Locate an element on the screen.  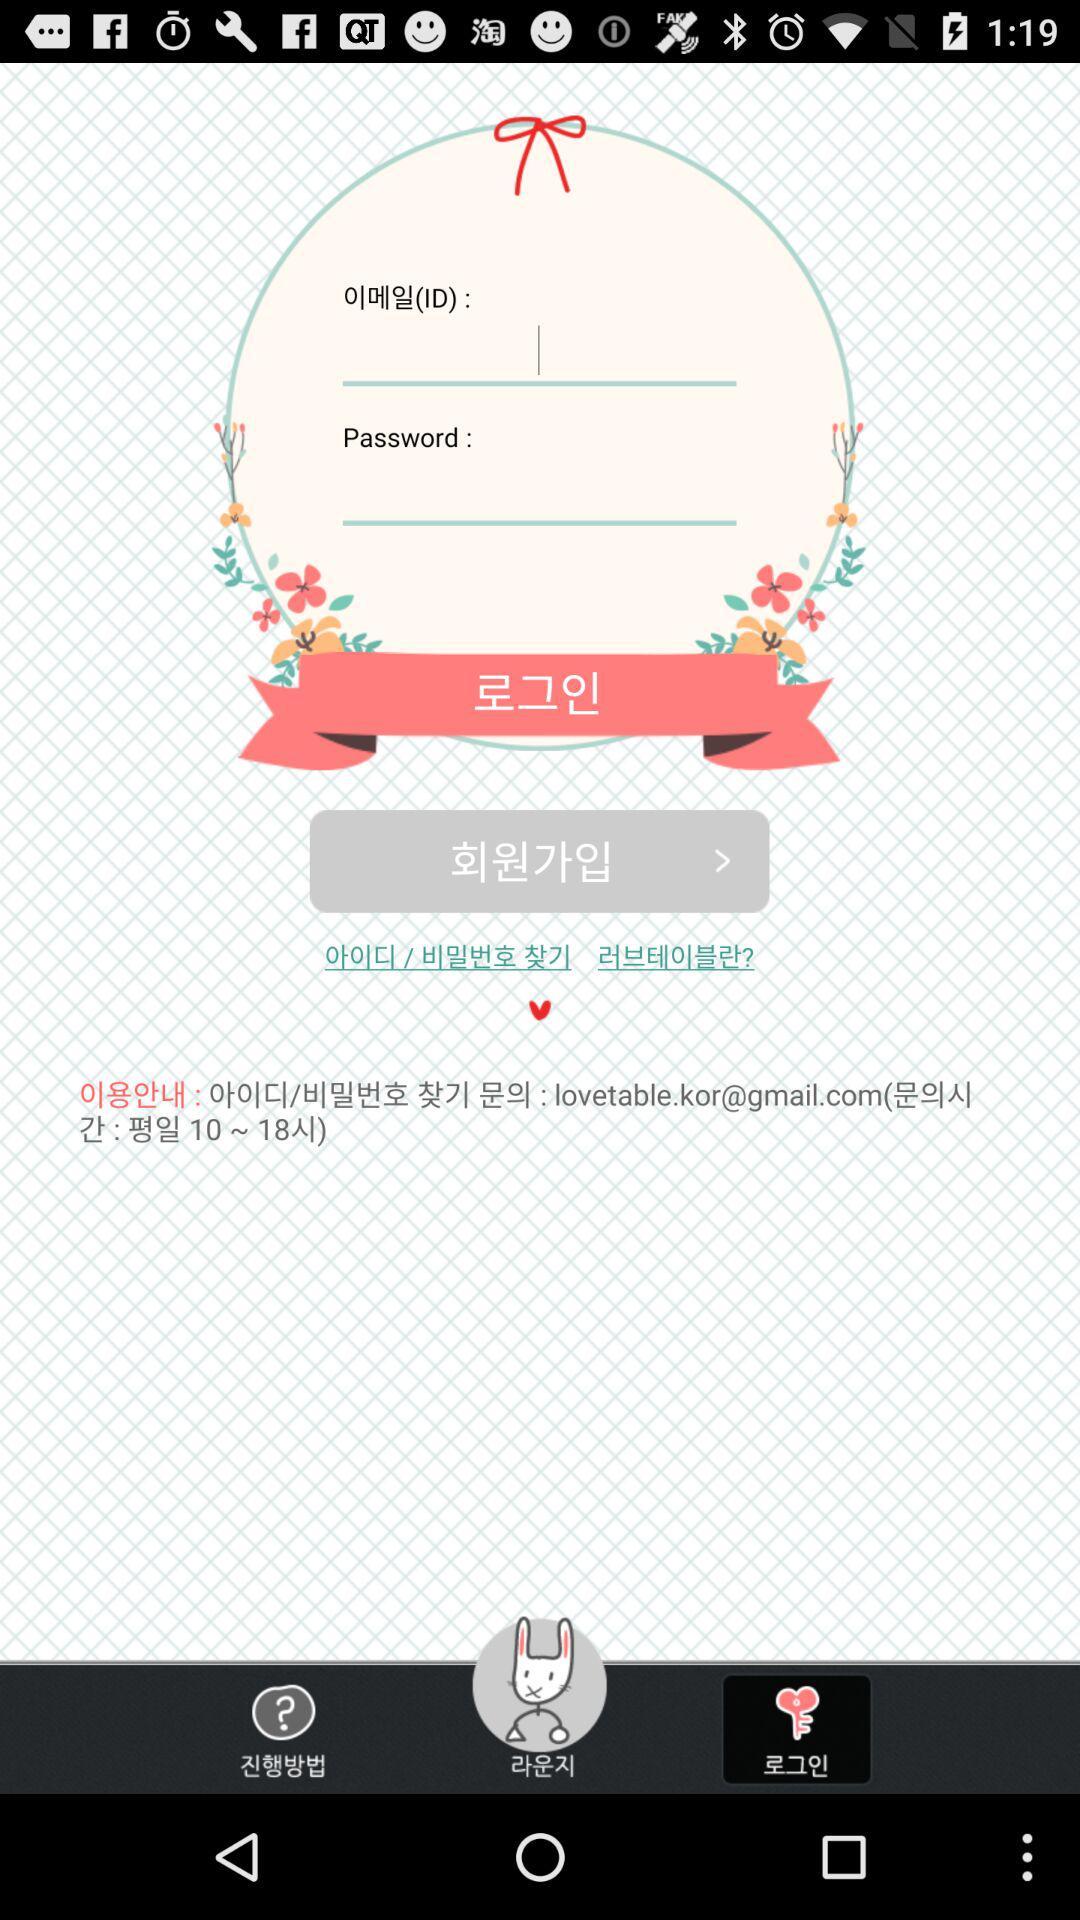
opens help is located at coordinates (282, 1728).